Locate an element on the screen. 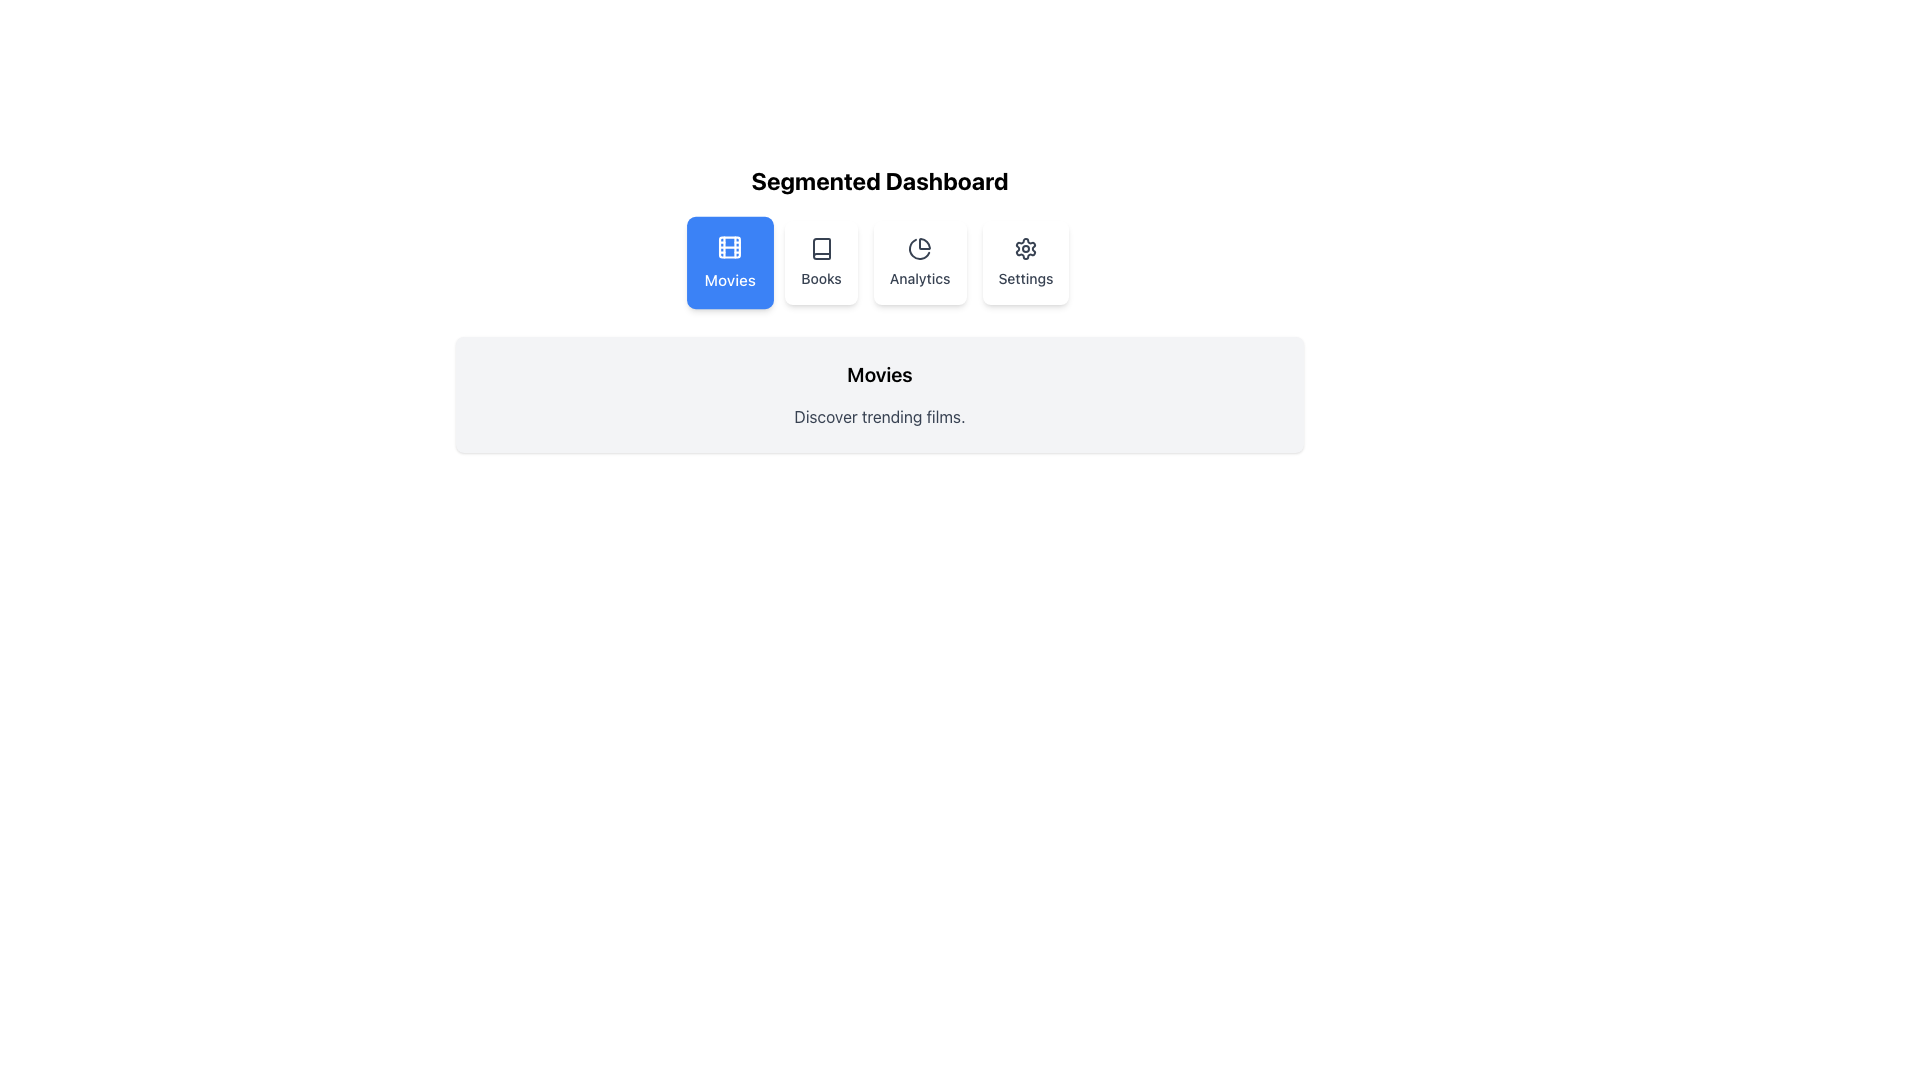 This screenshot has height=1080, width=1920. the third button in the segmented navigation bar that labels the analytics section for navigation is located at coordinates (919, 278).